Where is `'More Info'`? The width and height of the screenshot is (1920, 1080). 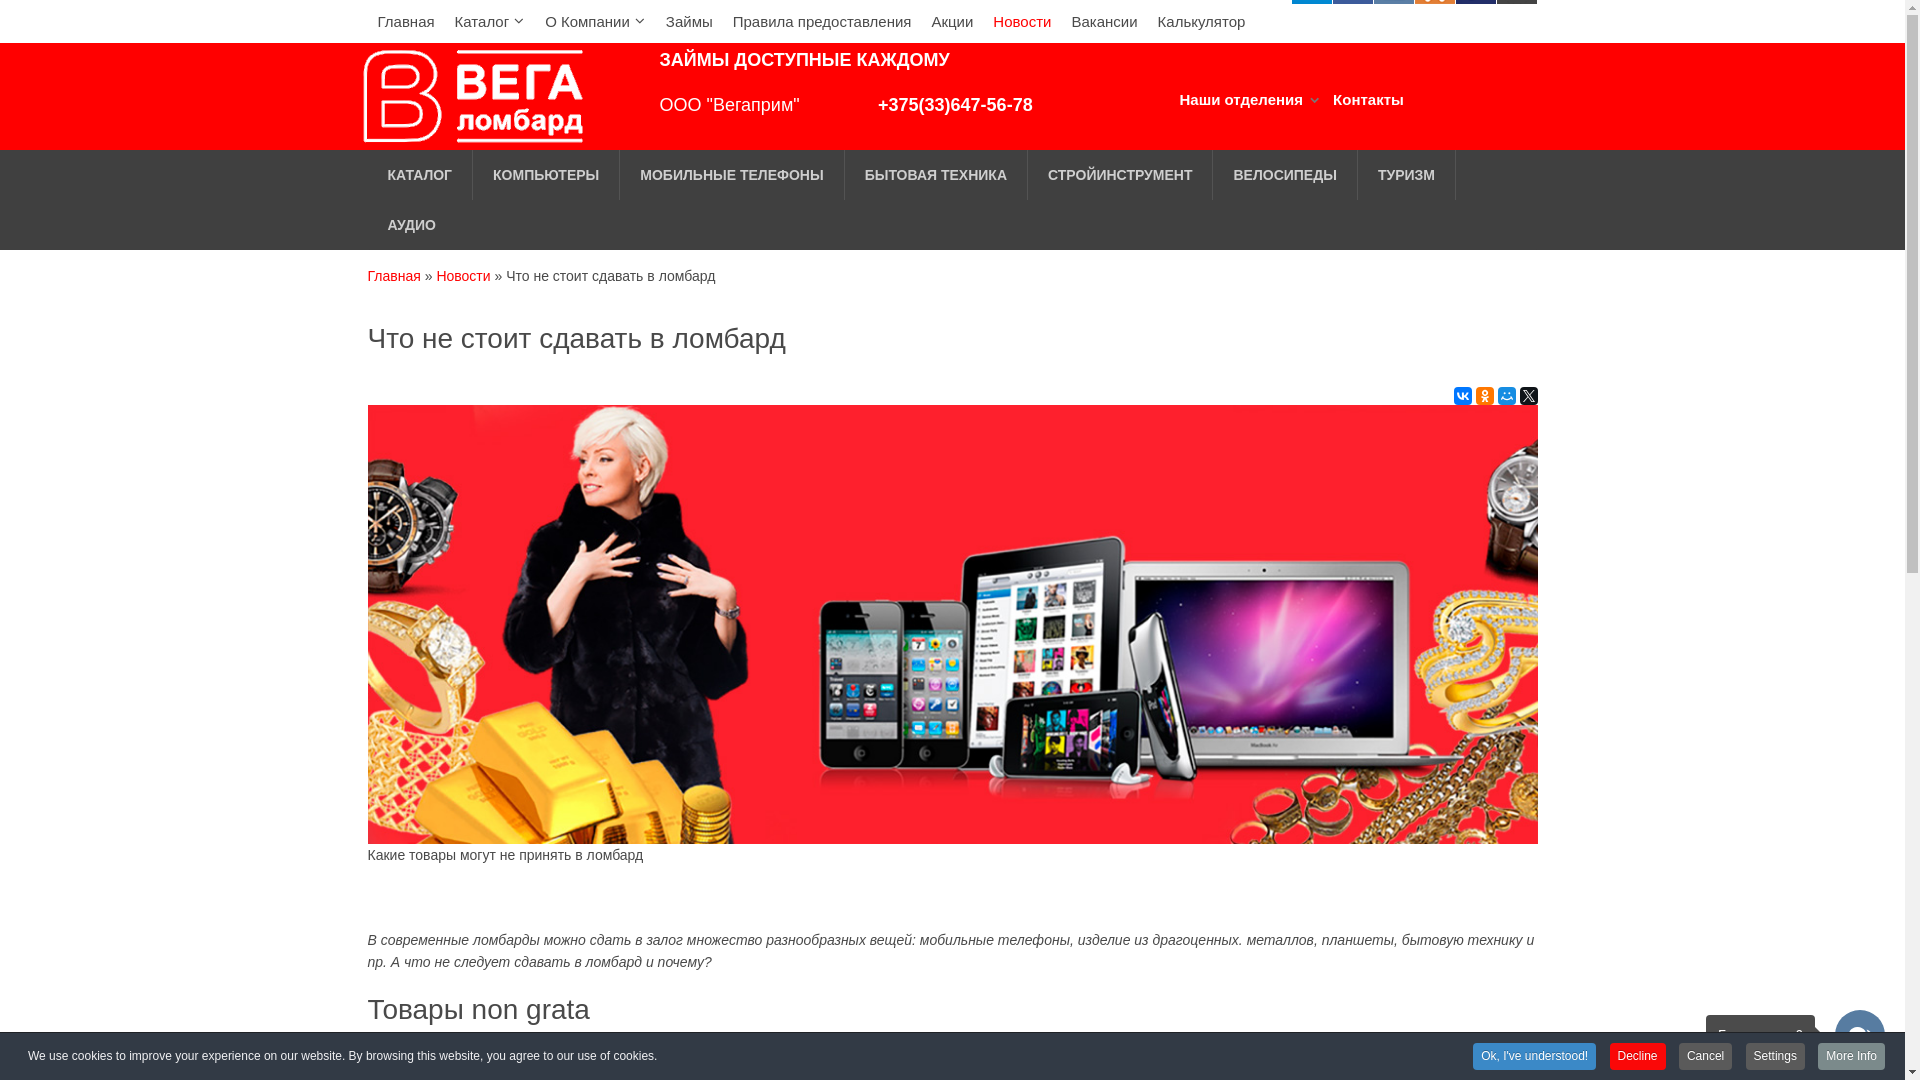 'More Info' is located at coordinates (1818, 1055).